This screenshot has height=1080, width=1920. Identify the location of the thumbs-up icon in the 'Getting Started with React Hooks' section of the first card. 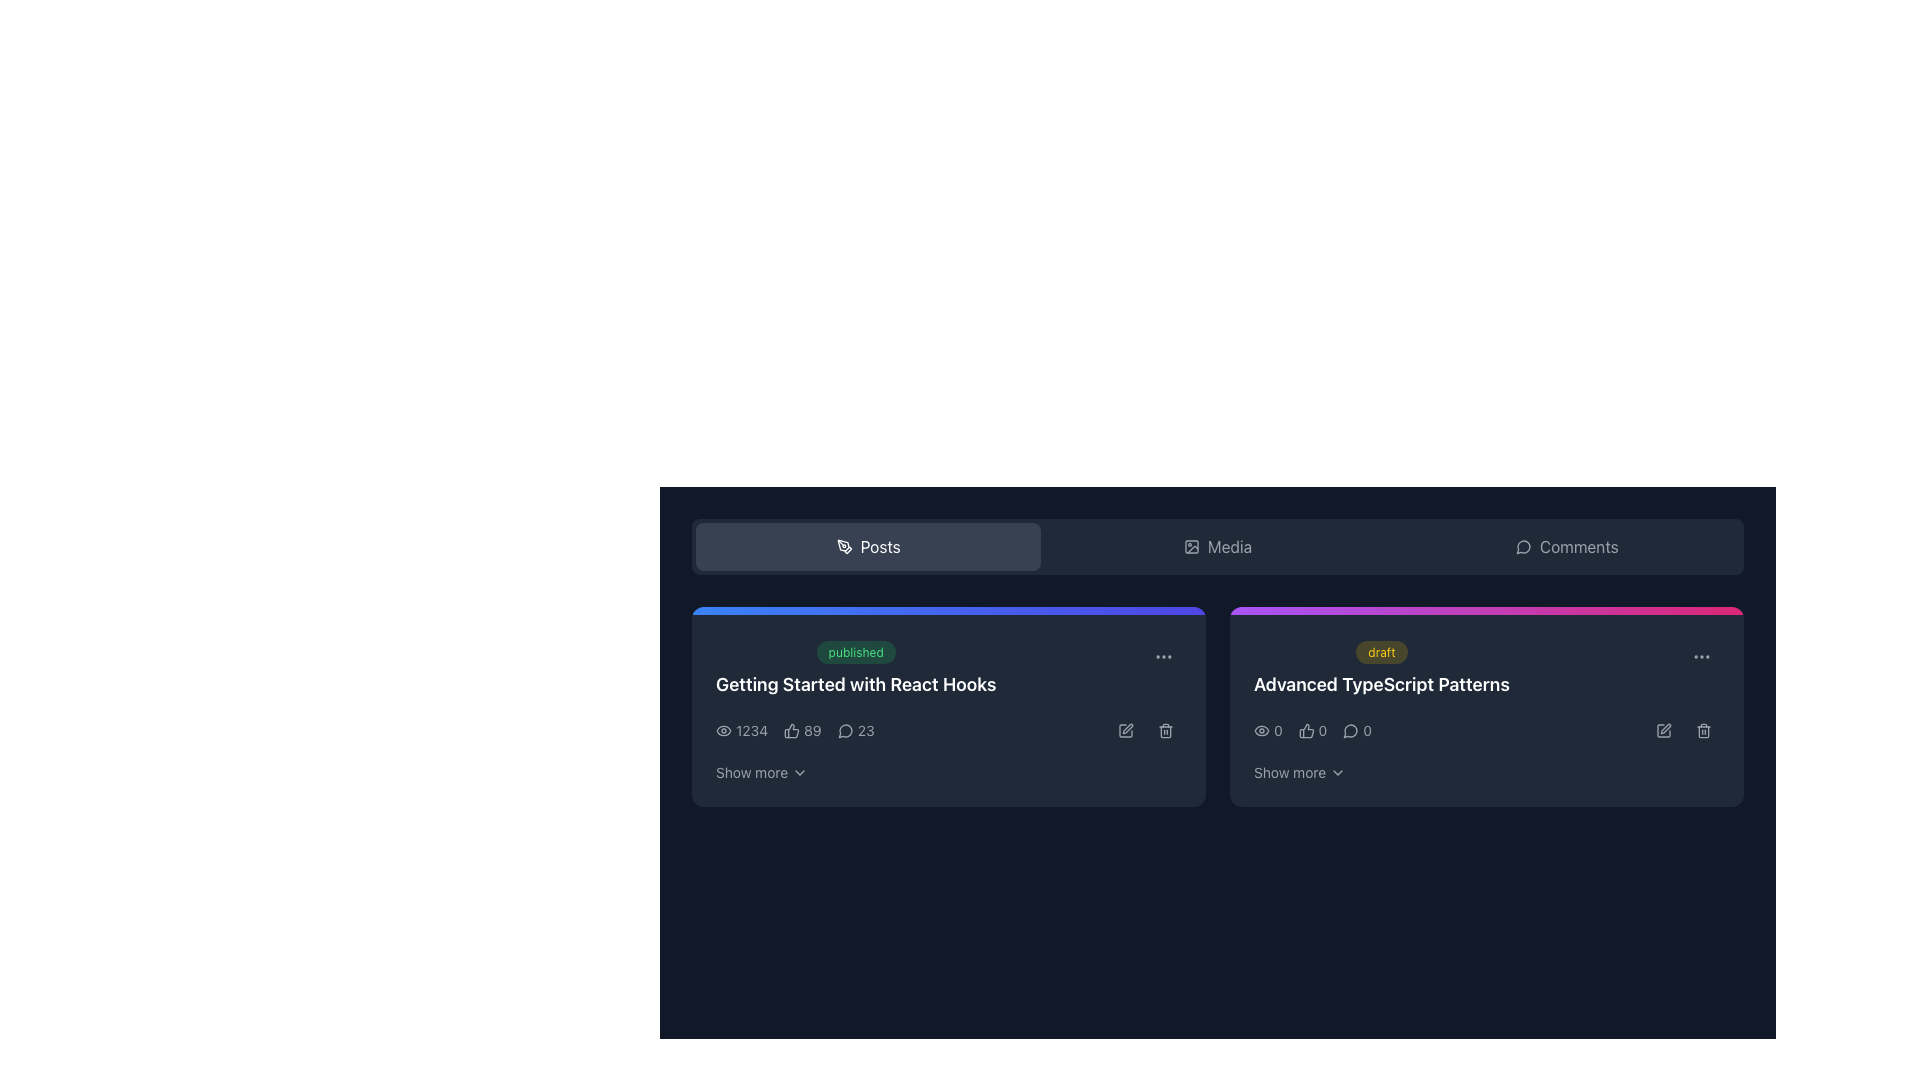
(791, 731).